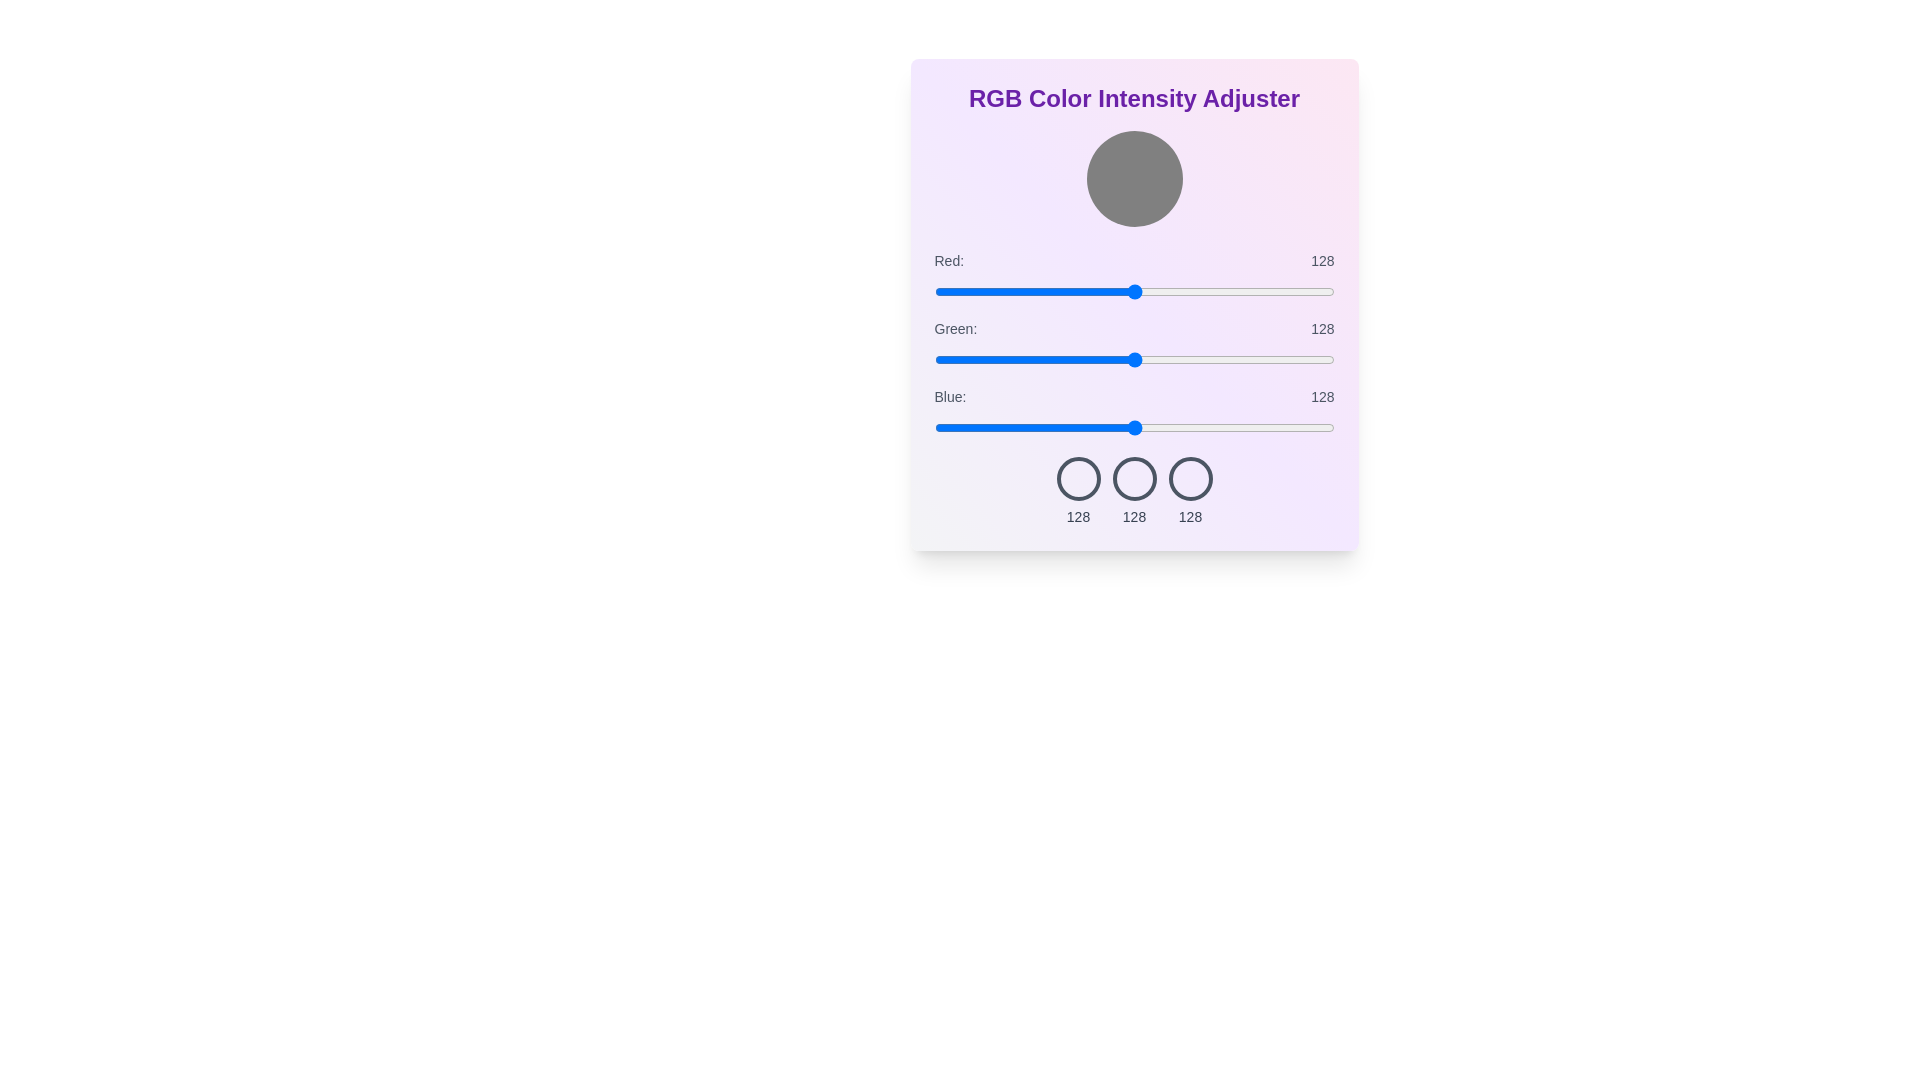  Describe the element at coordinates (1276, 427) in the screenshot. I see `the blue slider to 219` at that location.